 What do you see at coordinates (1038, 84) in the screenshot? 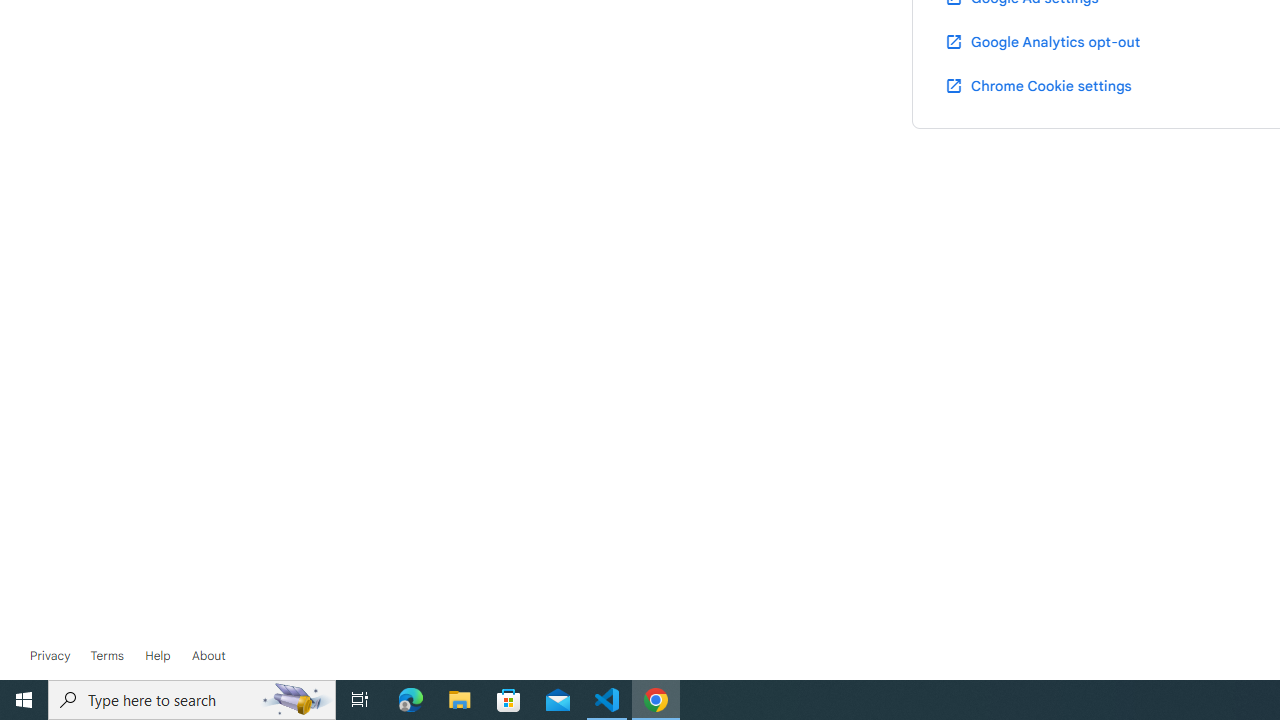
I see `'Chrome Cookie settings'` at bounding box center [1038, 84].